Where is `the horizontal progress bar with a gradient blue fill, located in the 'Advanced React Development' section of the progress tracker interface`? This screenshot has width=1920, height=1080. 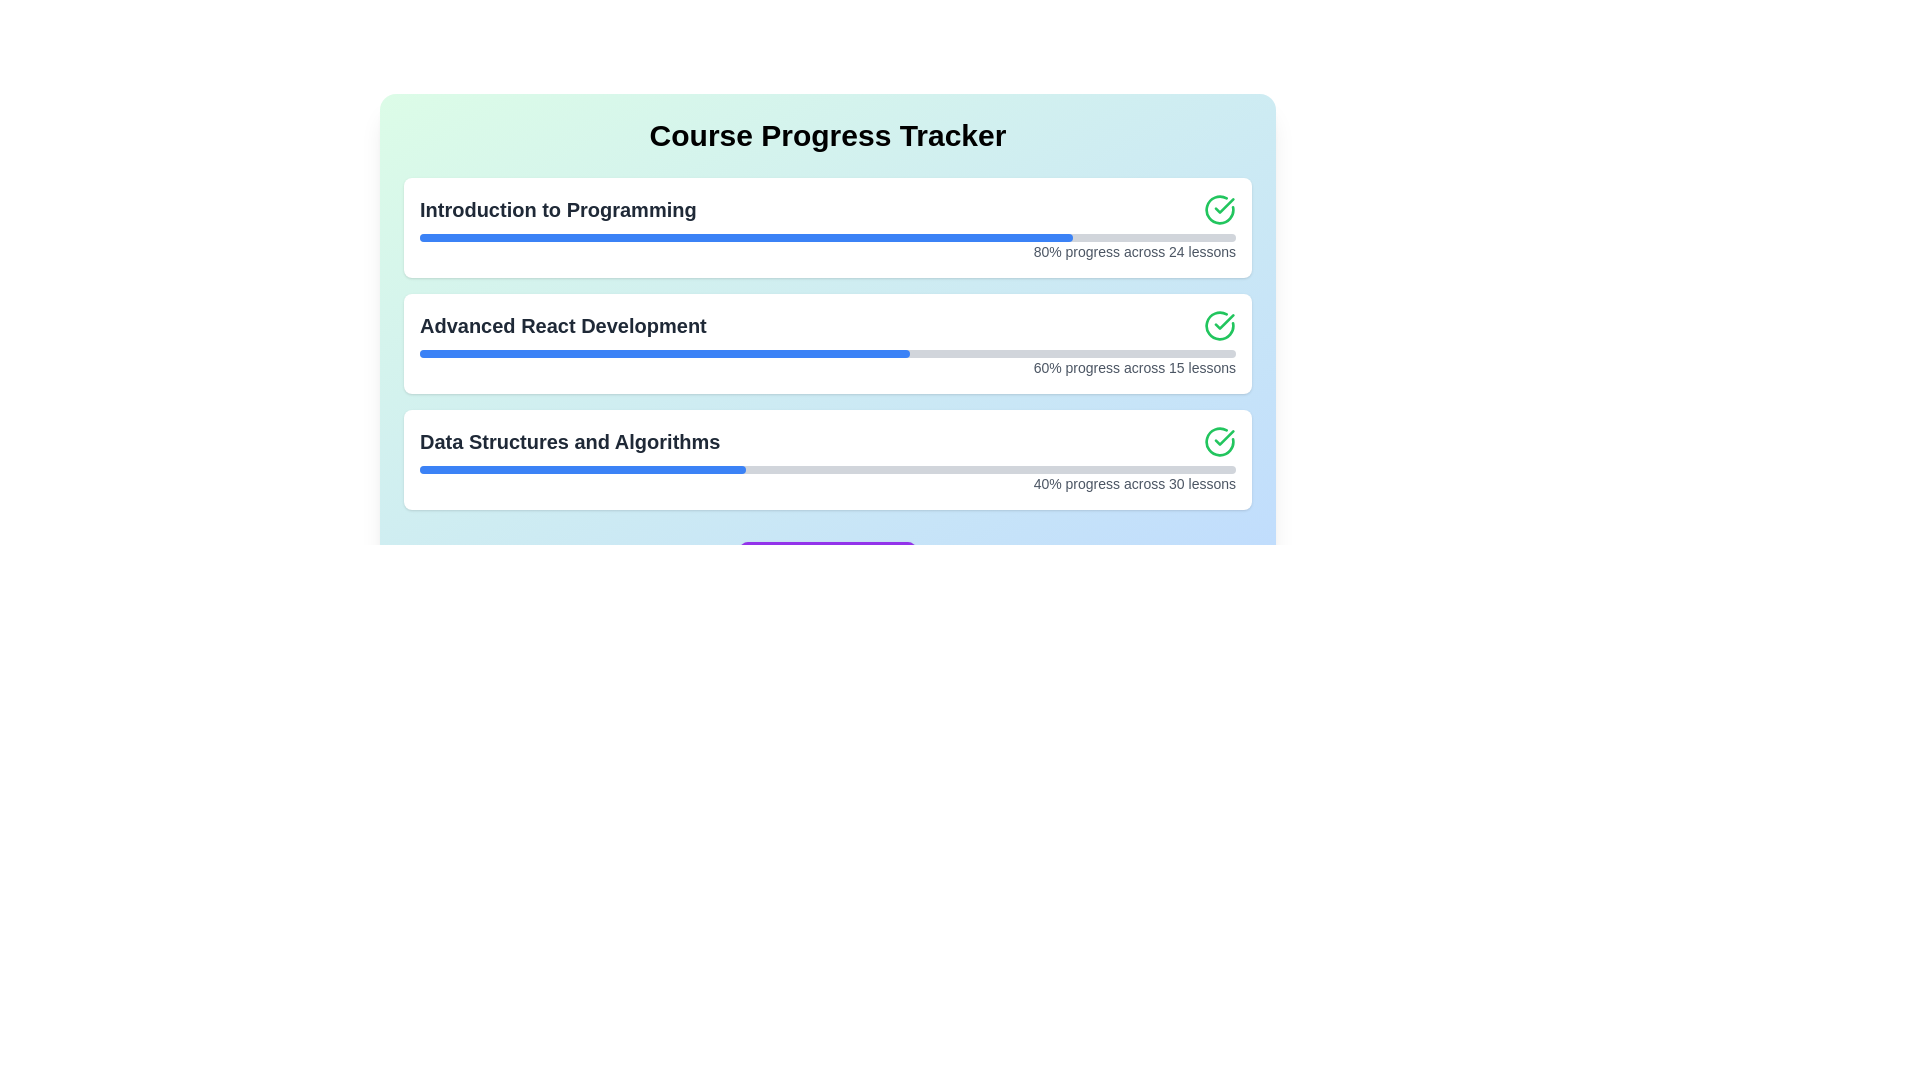 the horizontal progress bar with a gradient blue fill, located in the 'Advanced React Development' section of the progress tracker interface is located at coordinates (828, 349).